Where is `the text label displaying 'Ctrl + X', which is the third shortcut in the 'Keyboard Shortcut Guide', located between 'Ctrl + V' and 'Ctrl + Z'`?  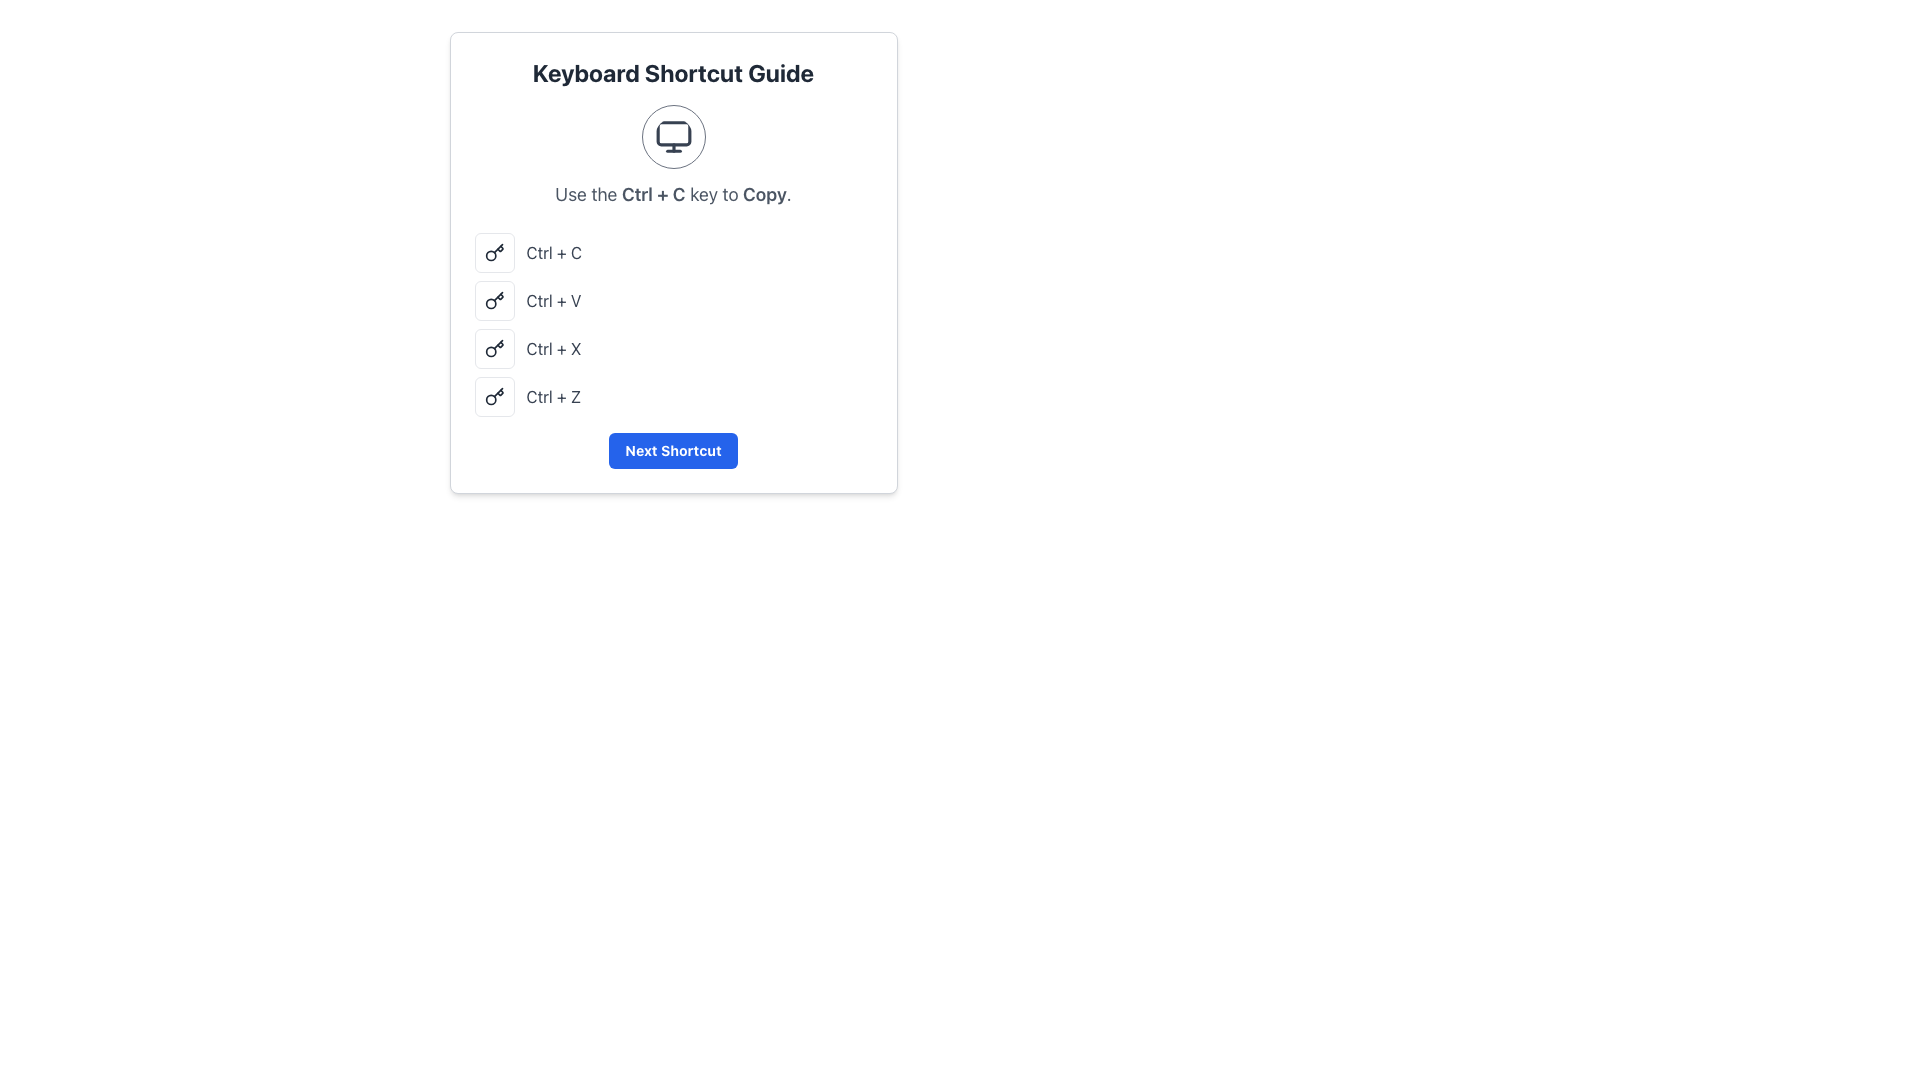
the text label displaying 'Ctrl + X', which is the third shortcut in the 'Keyboard Shortcut Guide', located between 'Ctrl + V' and 'Ctrl + Z' is located at coordinates (553, 347).